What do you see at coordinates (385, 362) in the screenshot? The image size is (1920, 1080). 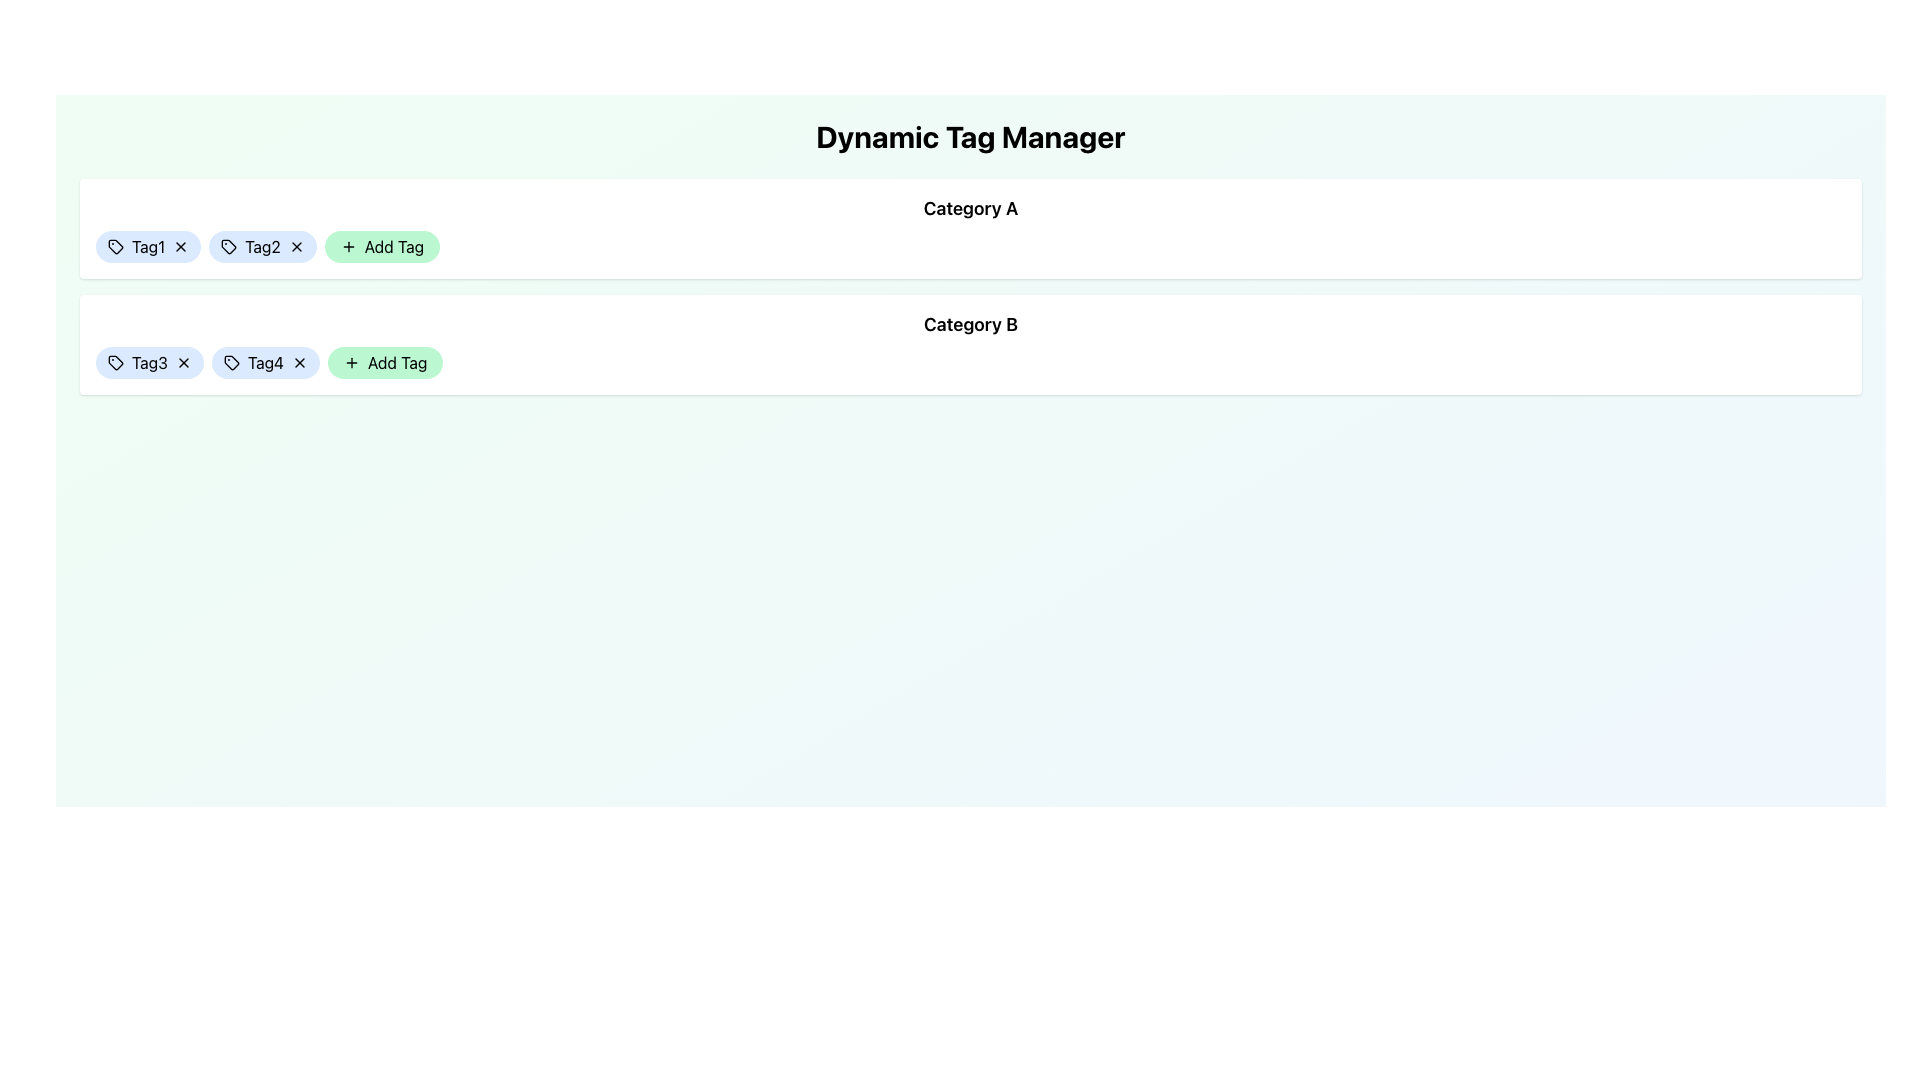 I see `the 'Add Tag' button, which is a green rectangular button with rounded corners and a plus sign icon` at bounding box center [385, 362].